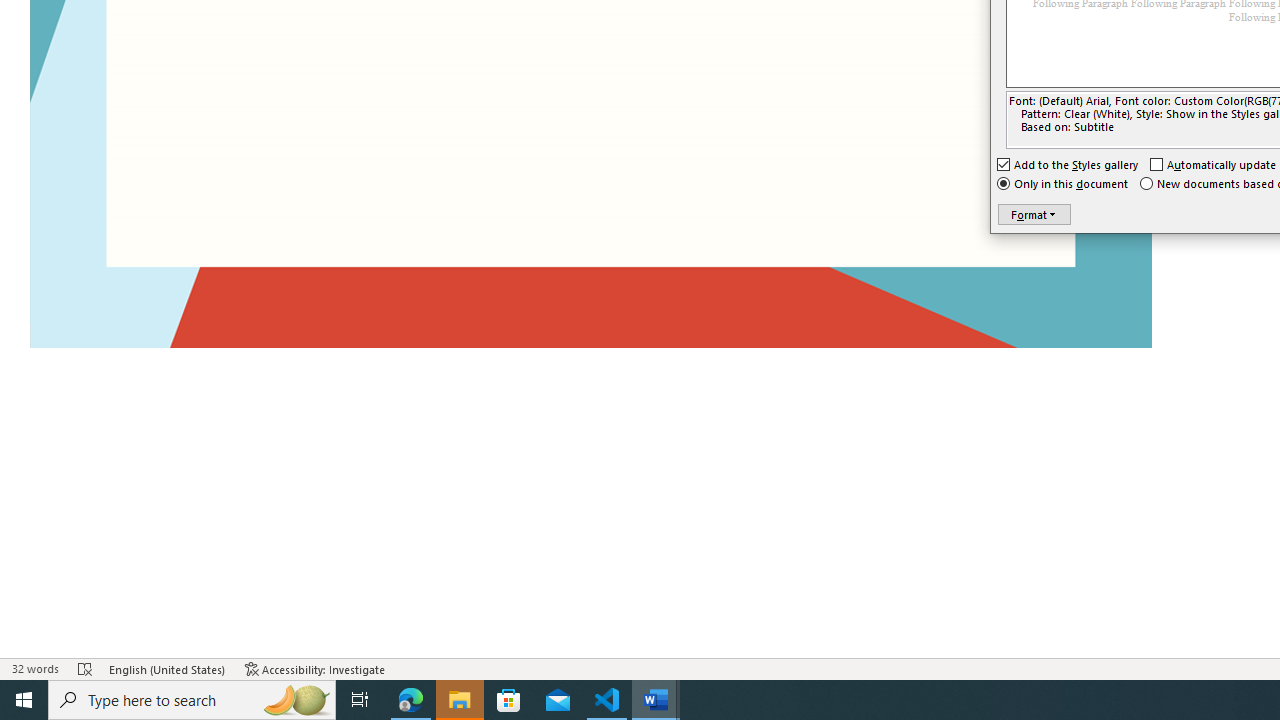  Describe the element at coordinates (294, 698) in the screenshot. I see `'Search highlights icon opens search home window'` at that location.